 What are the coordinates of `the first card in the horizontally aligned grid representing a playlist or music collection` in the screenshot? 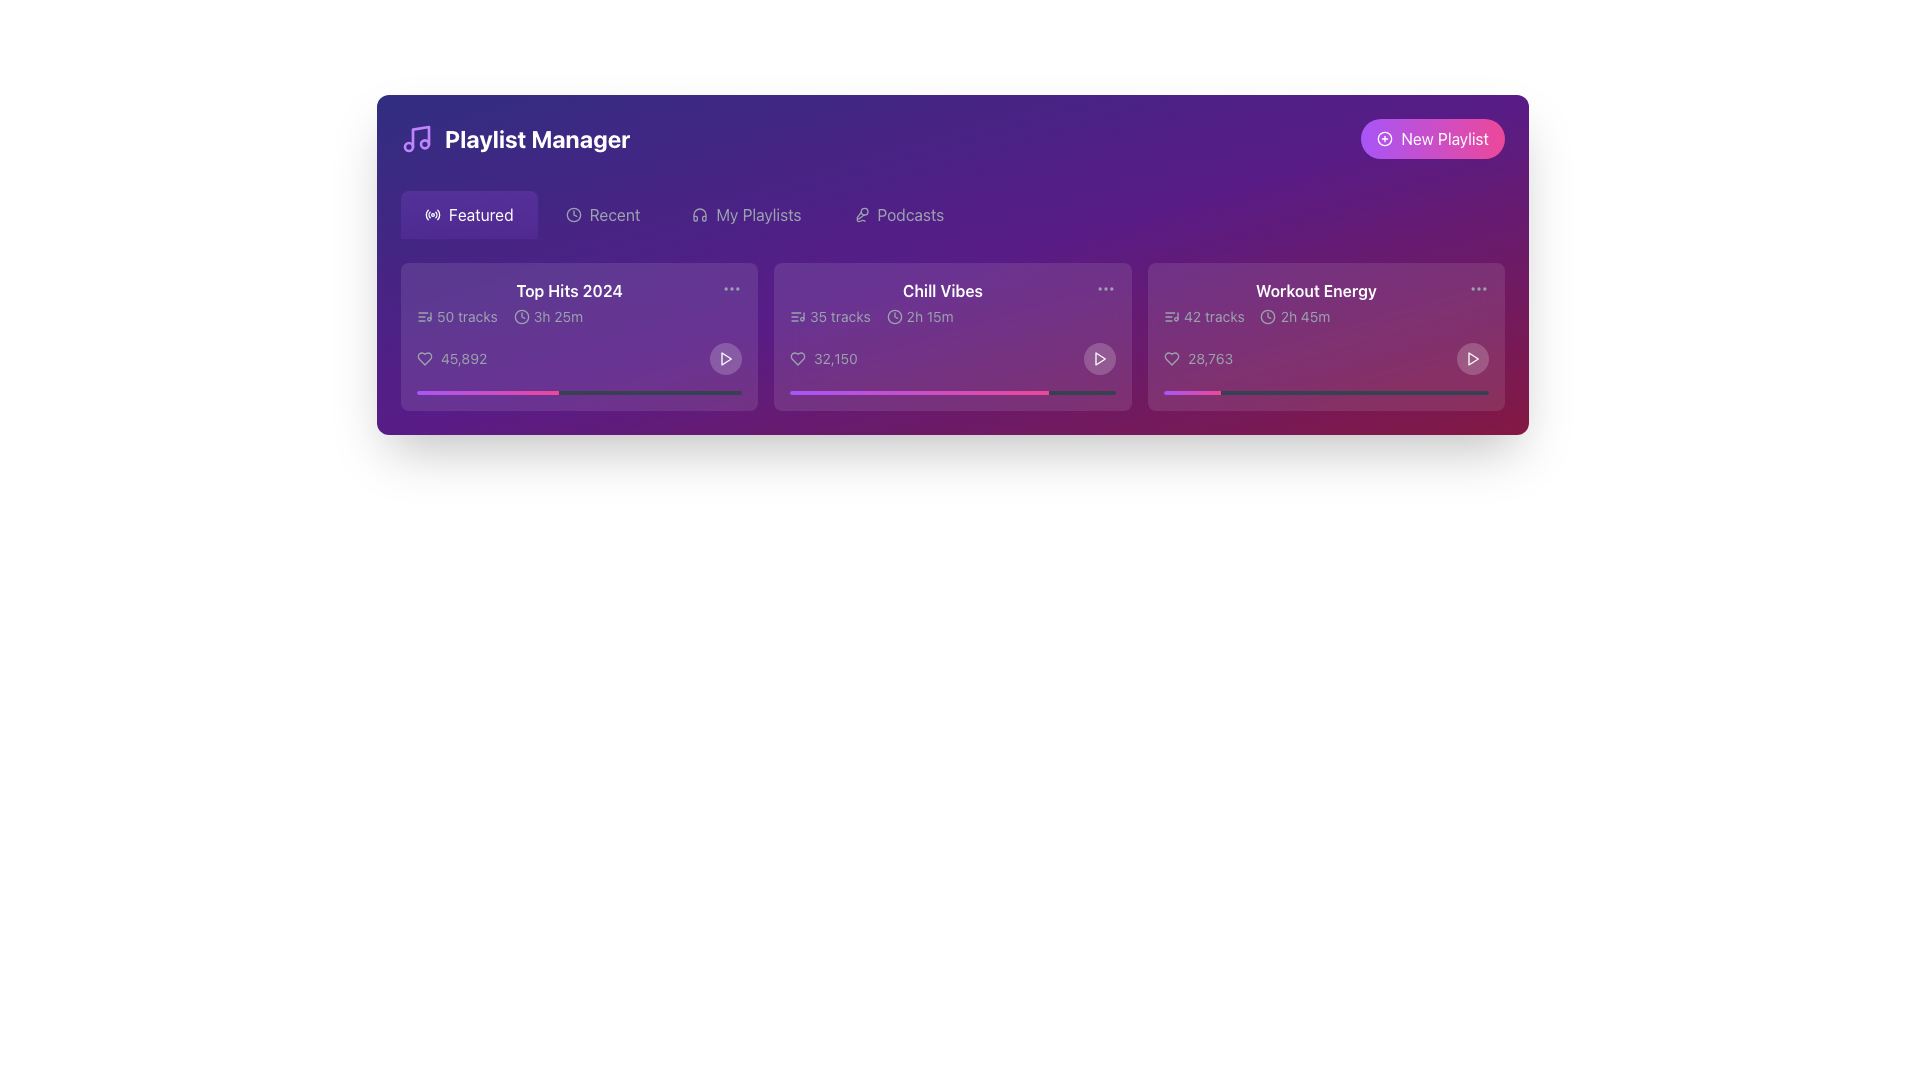 It's located at (578, 335).